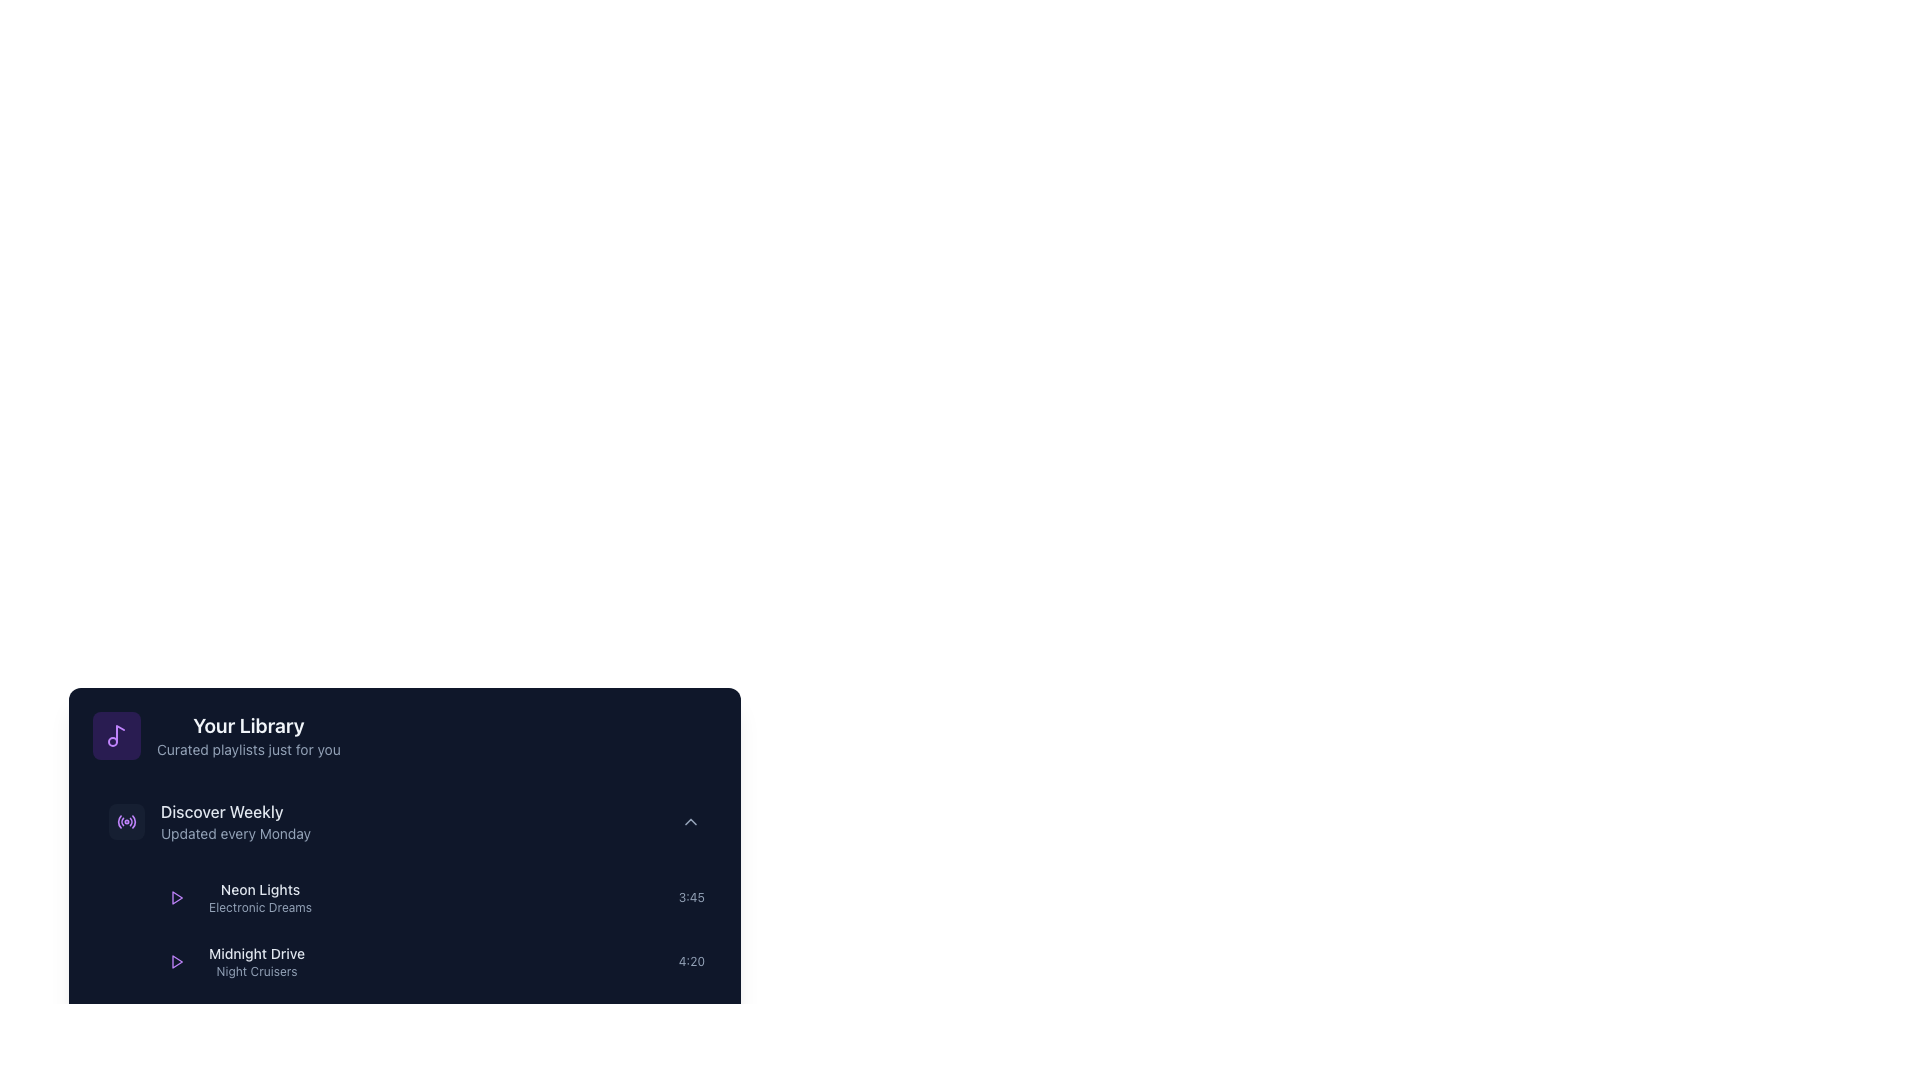  I want to click on the text label for the playlist or item named 'Neon Lights' with the subtitle 'Electronic Dreams' located in the 'Your Library' section, so click(259, 897).